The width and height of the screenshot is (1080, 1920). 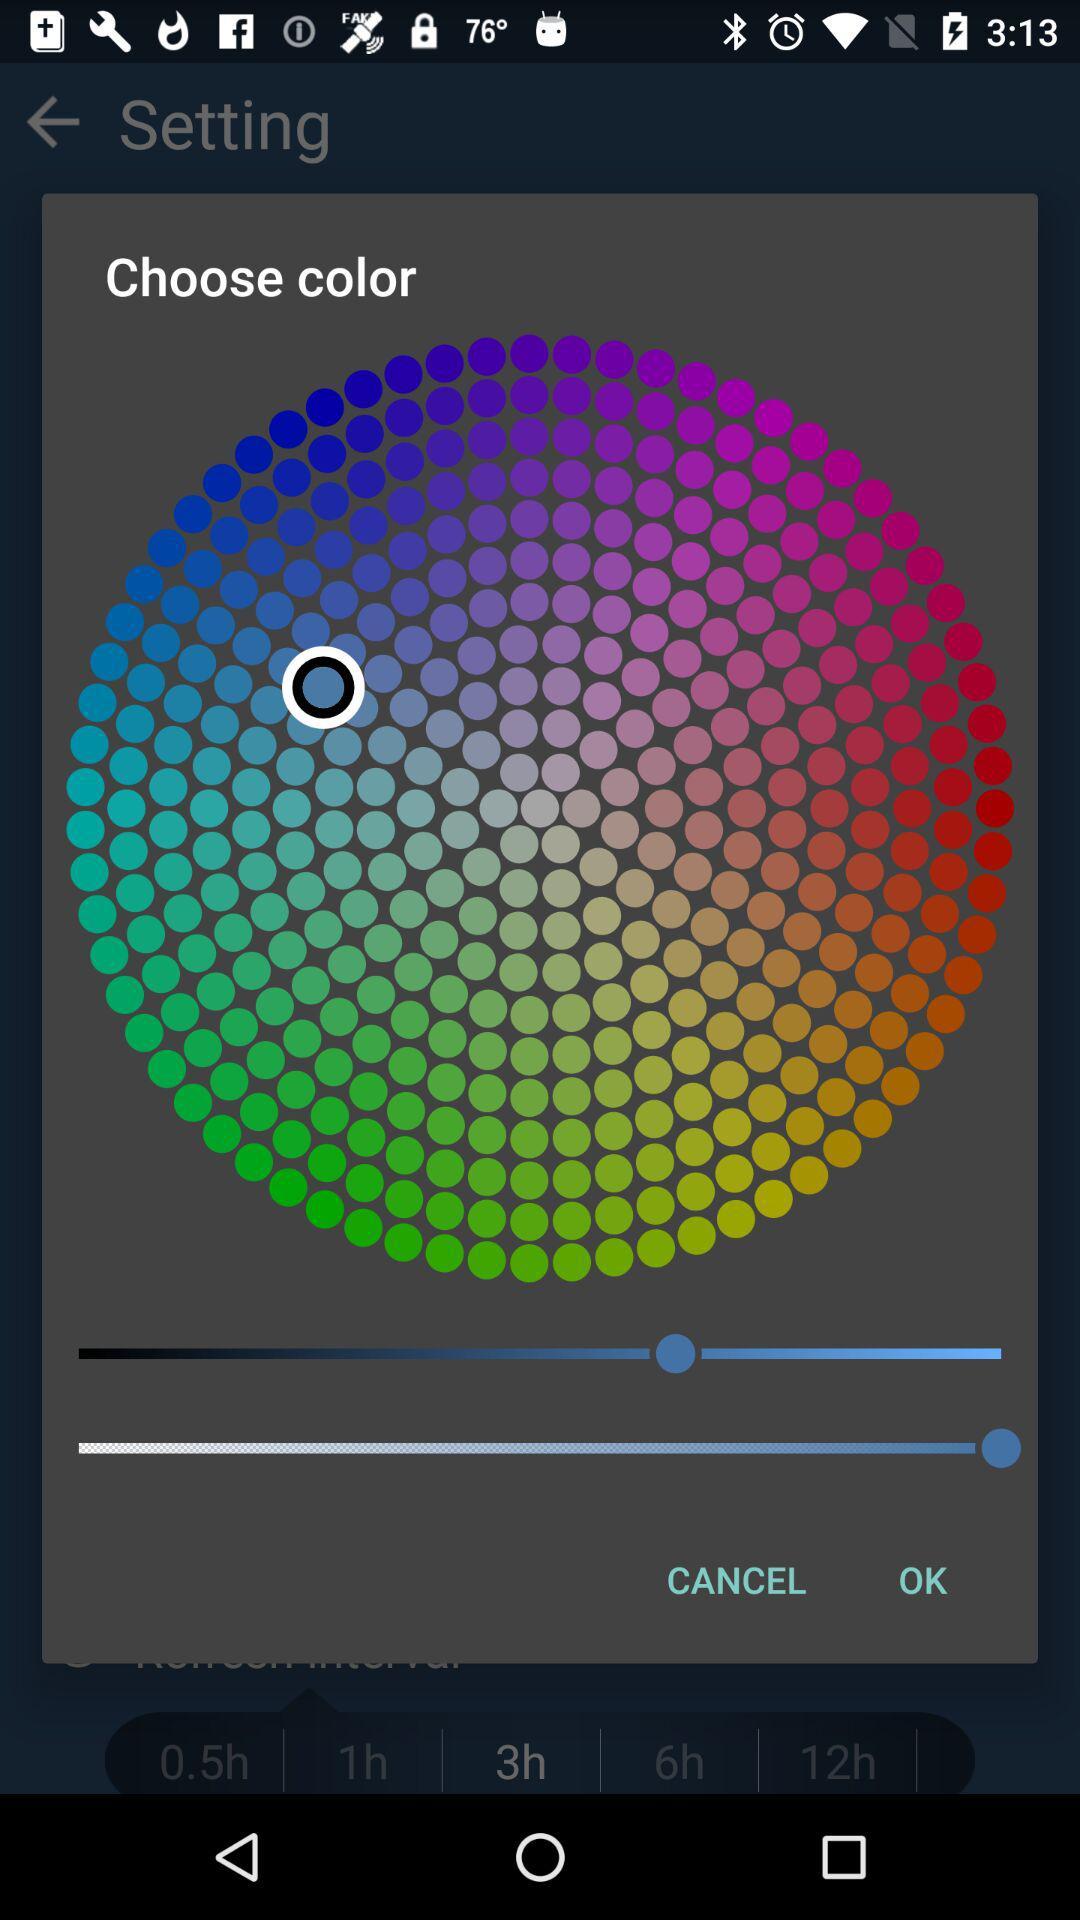 I want to click on item next to cancel, so click(x=922, y=1578).